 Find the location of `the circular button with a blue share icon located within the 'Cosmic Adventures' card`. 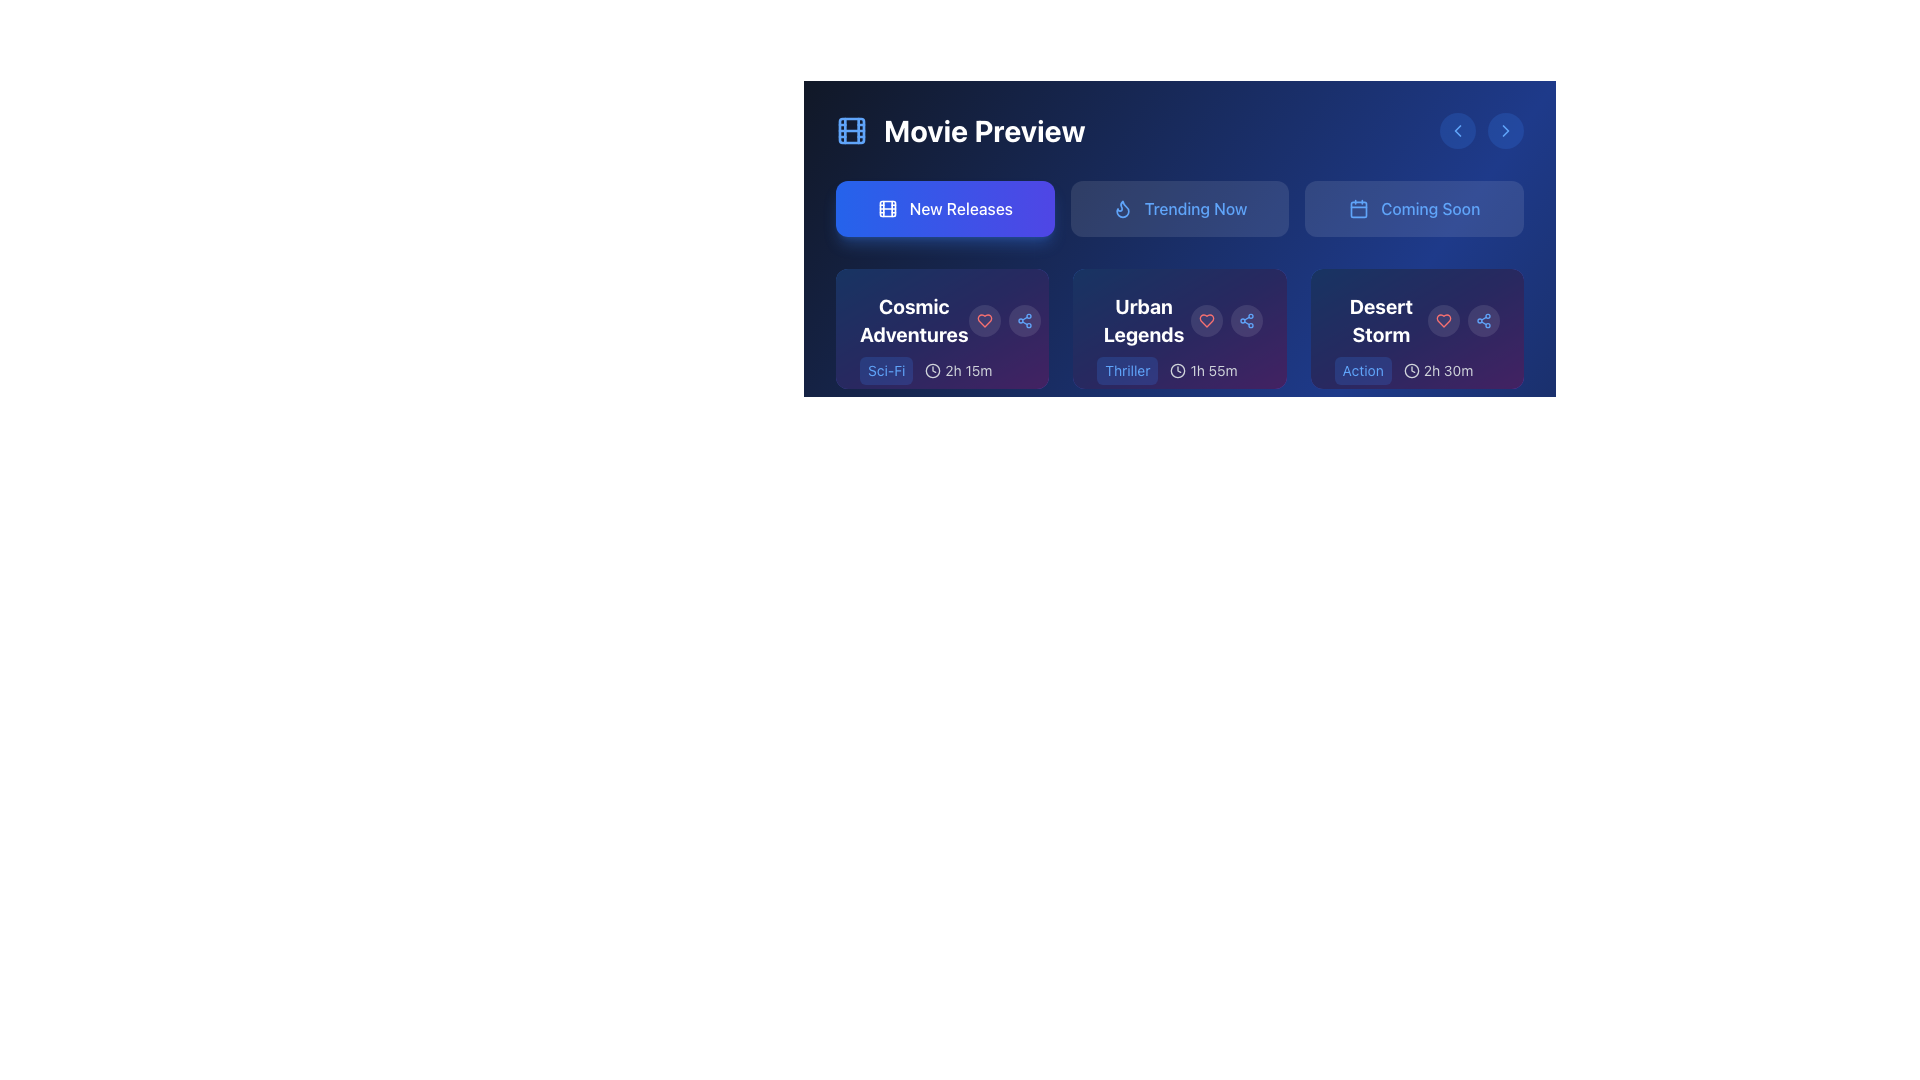

the circular button with a blue share icon located within the 'Cosmic Adventures' card is located at coordinates (1024, 319).